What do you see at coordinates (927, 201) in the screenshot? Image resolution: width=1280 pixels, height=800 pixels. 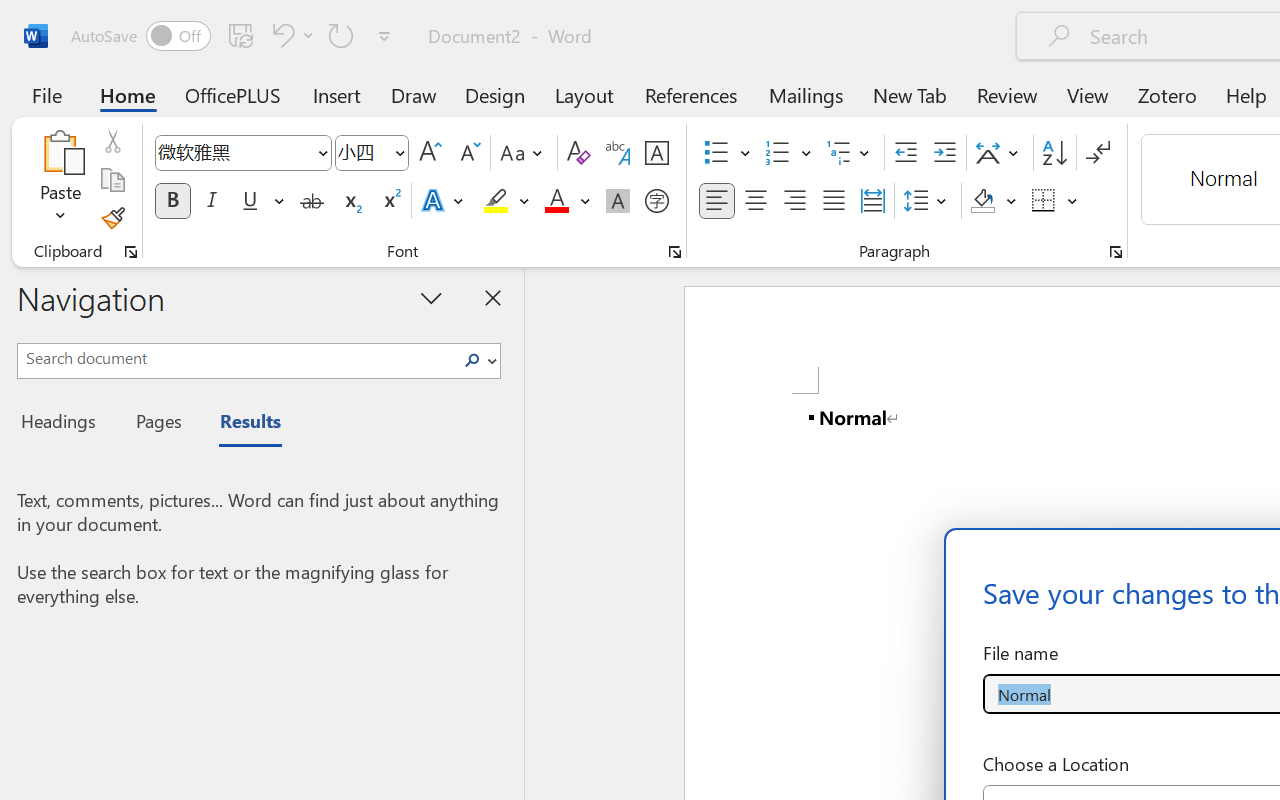 I see `'Line and Paragraph Spacing'` at bounding box center [927, 201].